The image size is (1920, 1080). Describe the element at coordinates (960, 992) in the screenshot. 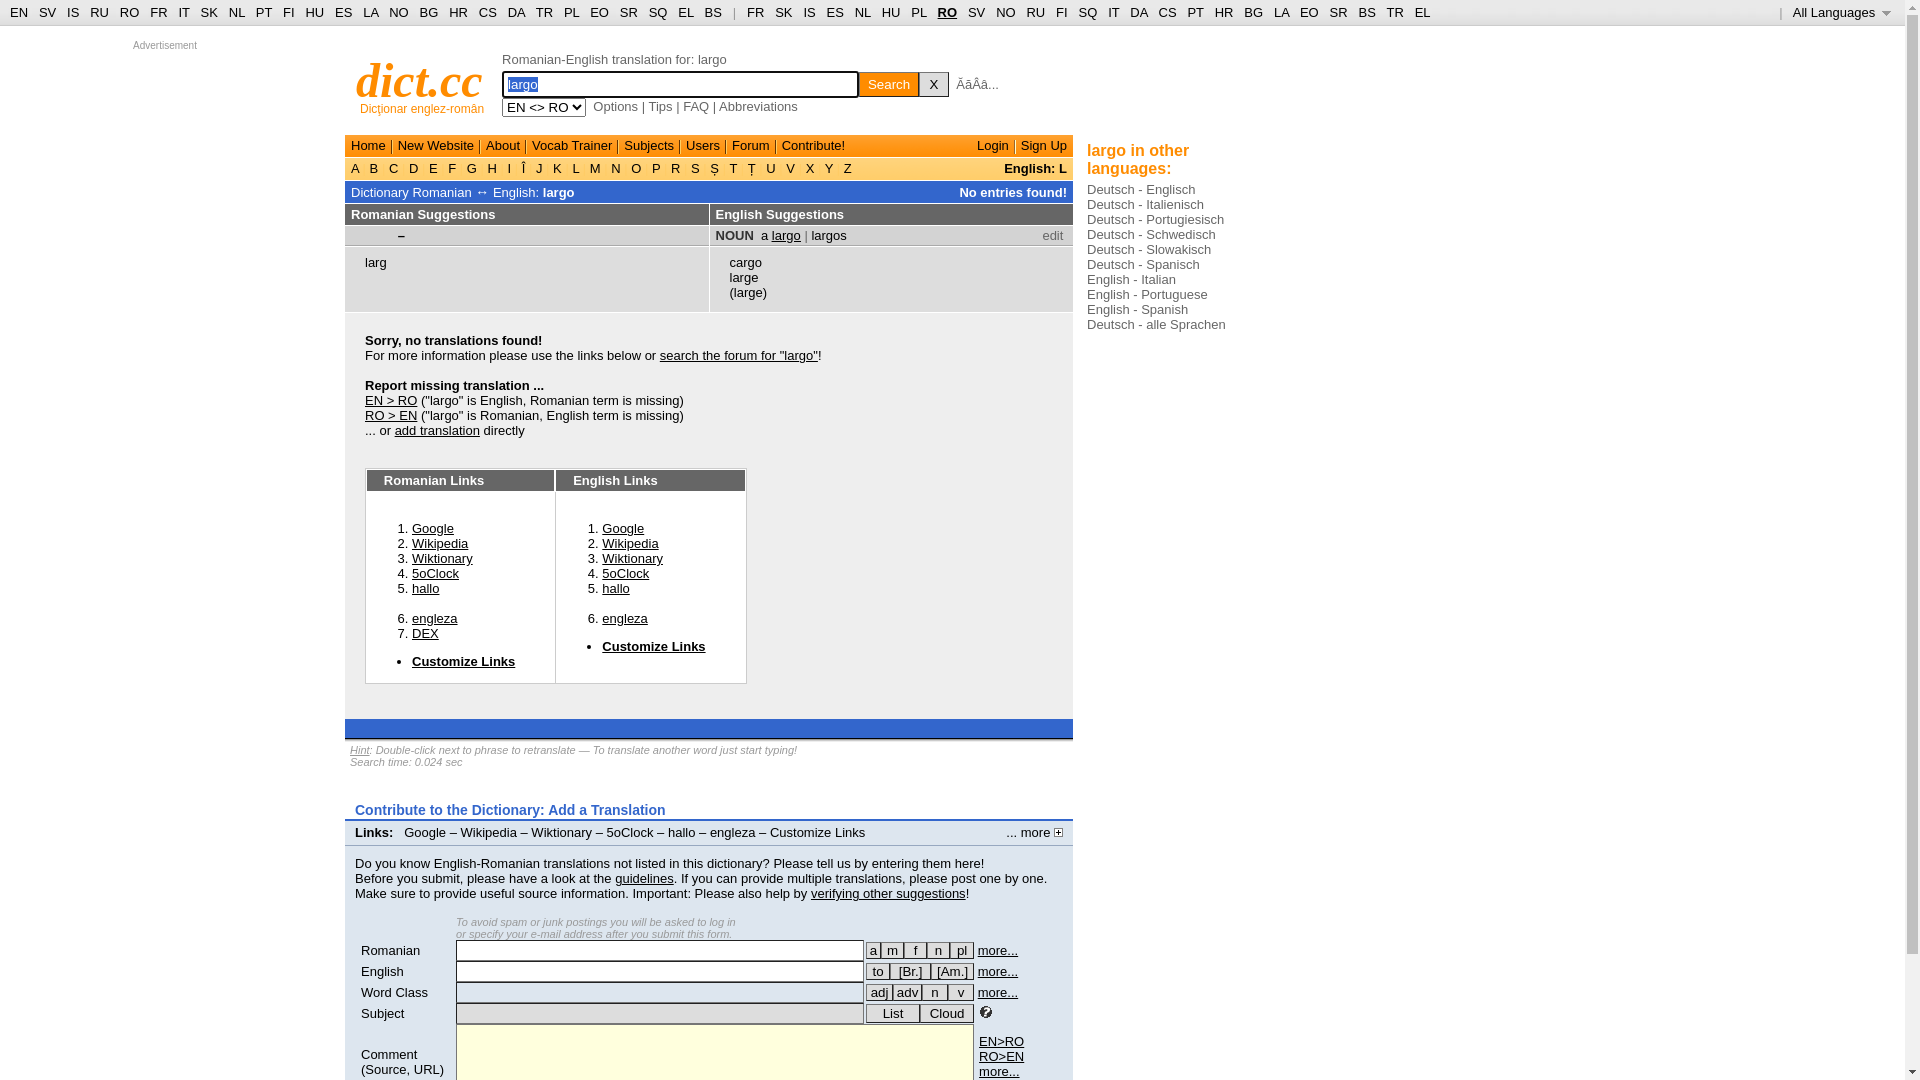

I see `'v'` at that location.